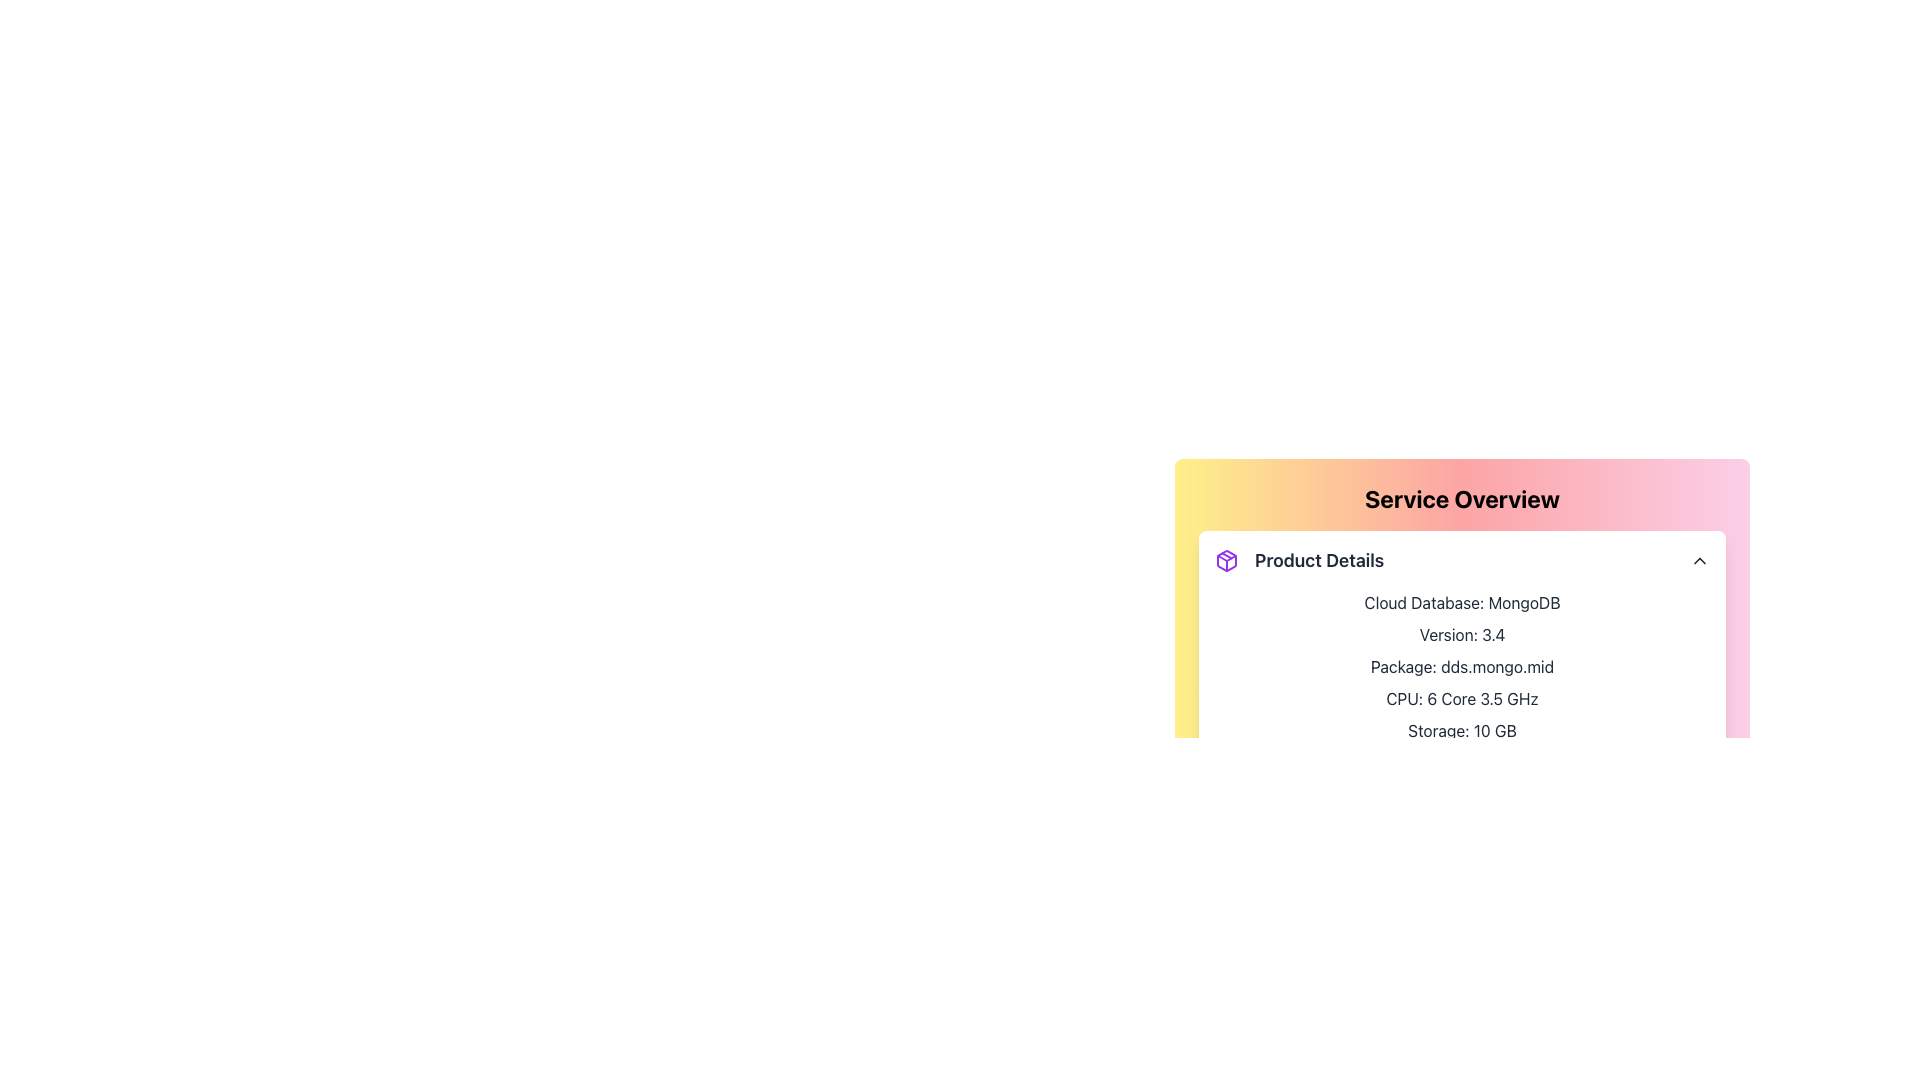 This screenshot has height=1080, width=1920. Describe the element at coordinates (1462, 601) in the screenshot. I see `the text label displaying 'Cloud Database: MongoDB' which is the first item in the list of technical details under the 'Service Overview' section` at that location.